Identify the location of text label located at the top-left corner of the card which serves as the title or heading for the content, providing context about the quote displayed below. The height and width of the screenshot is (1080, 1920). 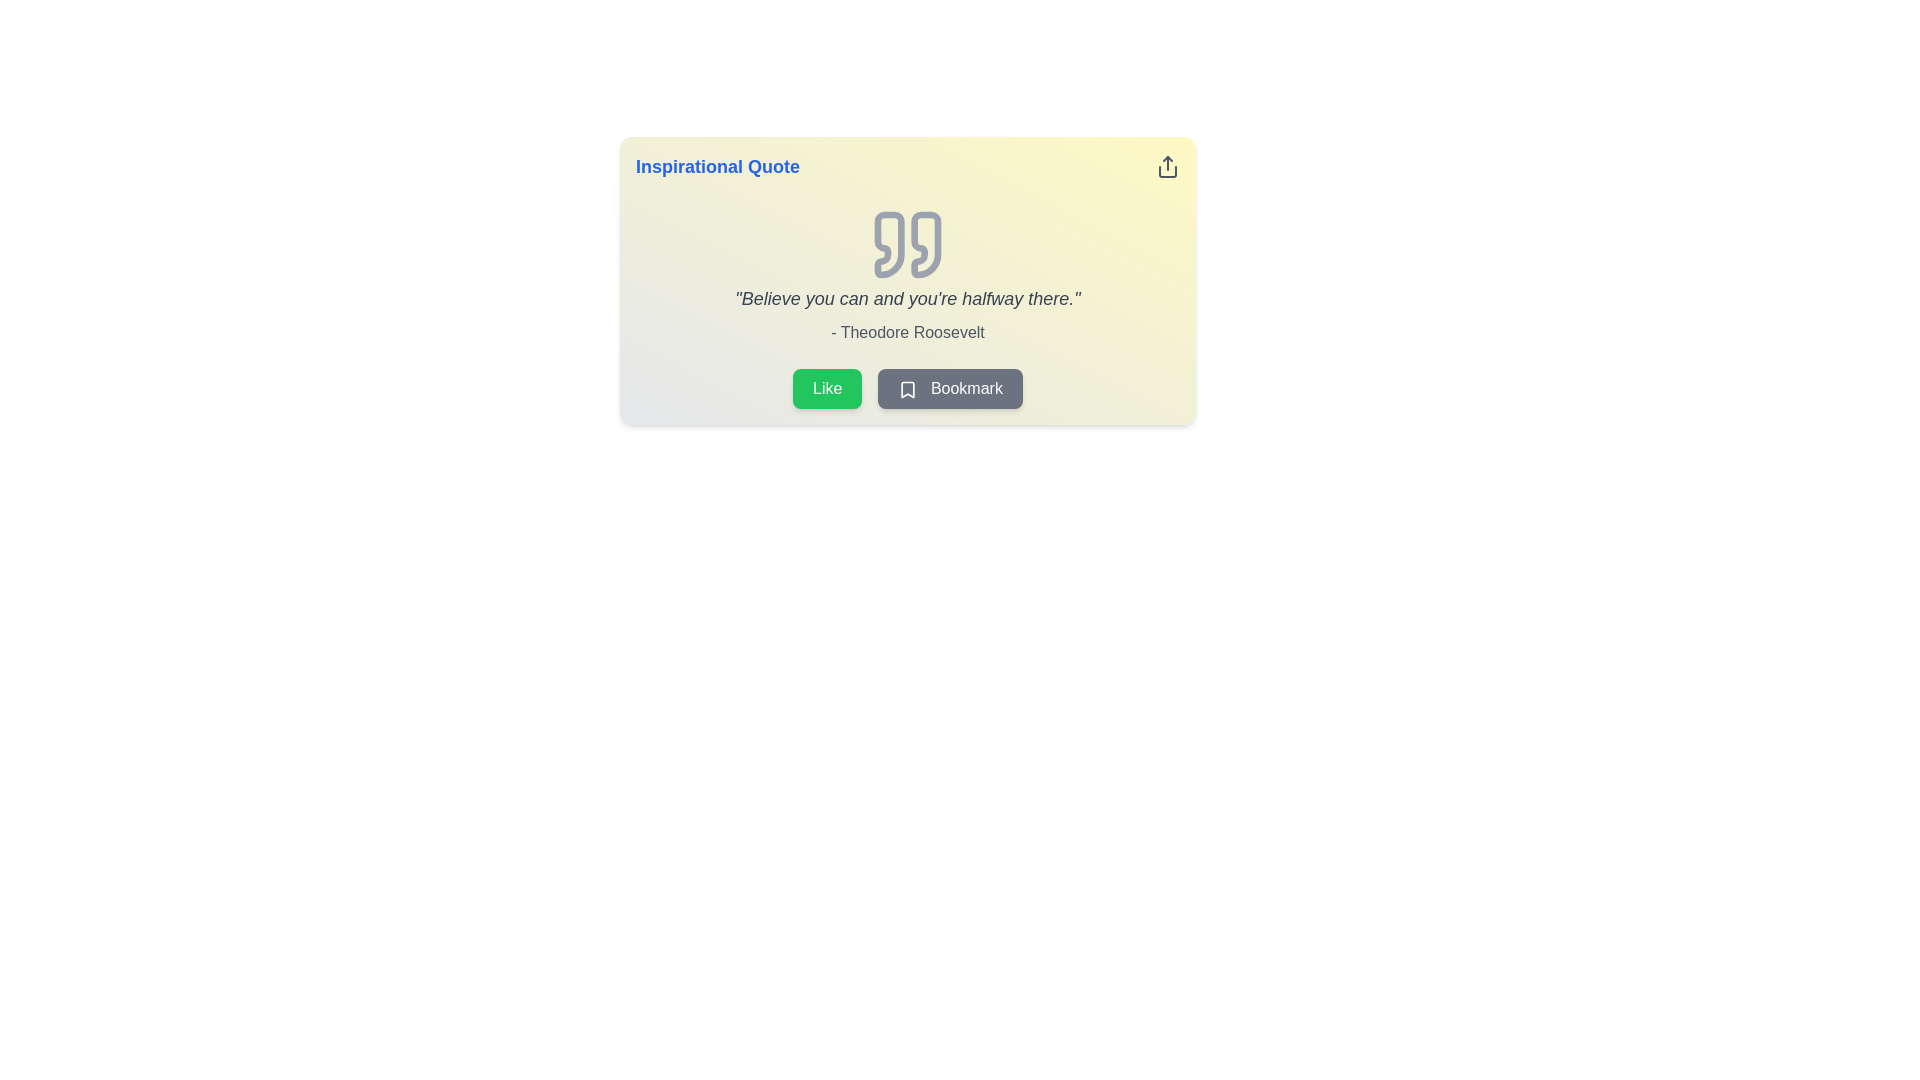
(718, 165).